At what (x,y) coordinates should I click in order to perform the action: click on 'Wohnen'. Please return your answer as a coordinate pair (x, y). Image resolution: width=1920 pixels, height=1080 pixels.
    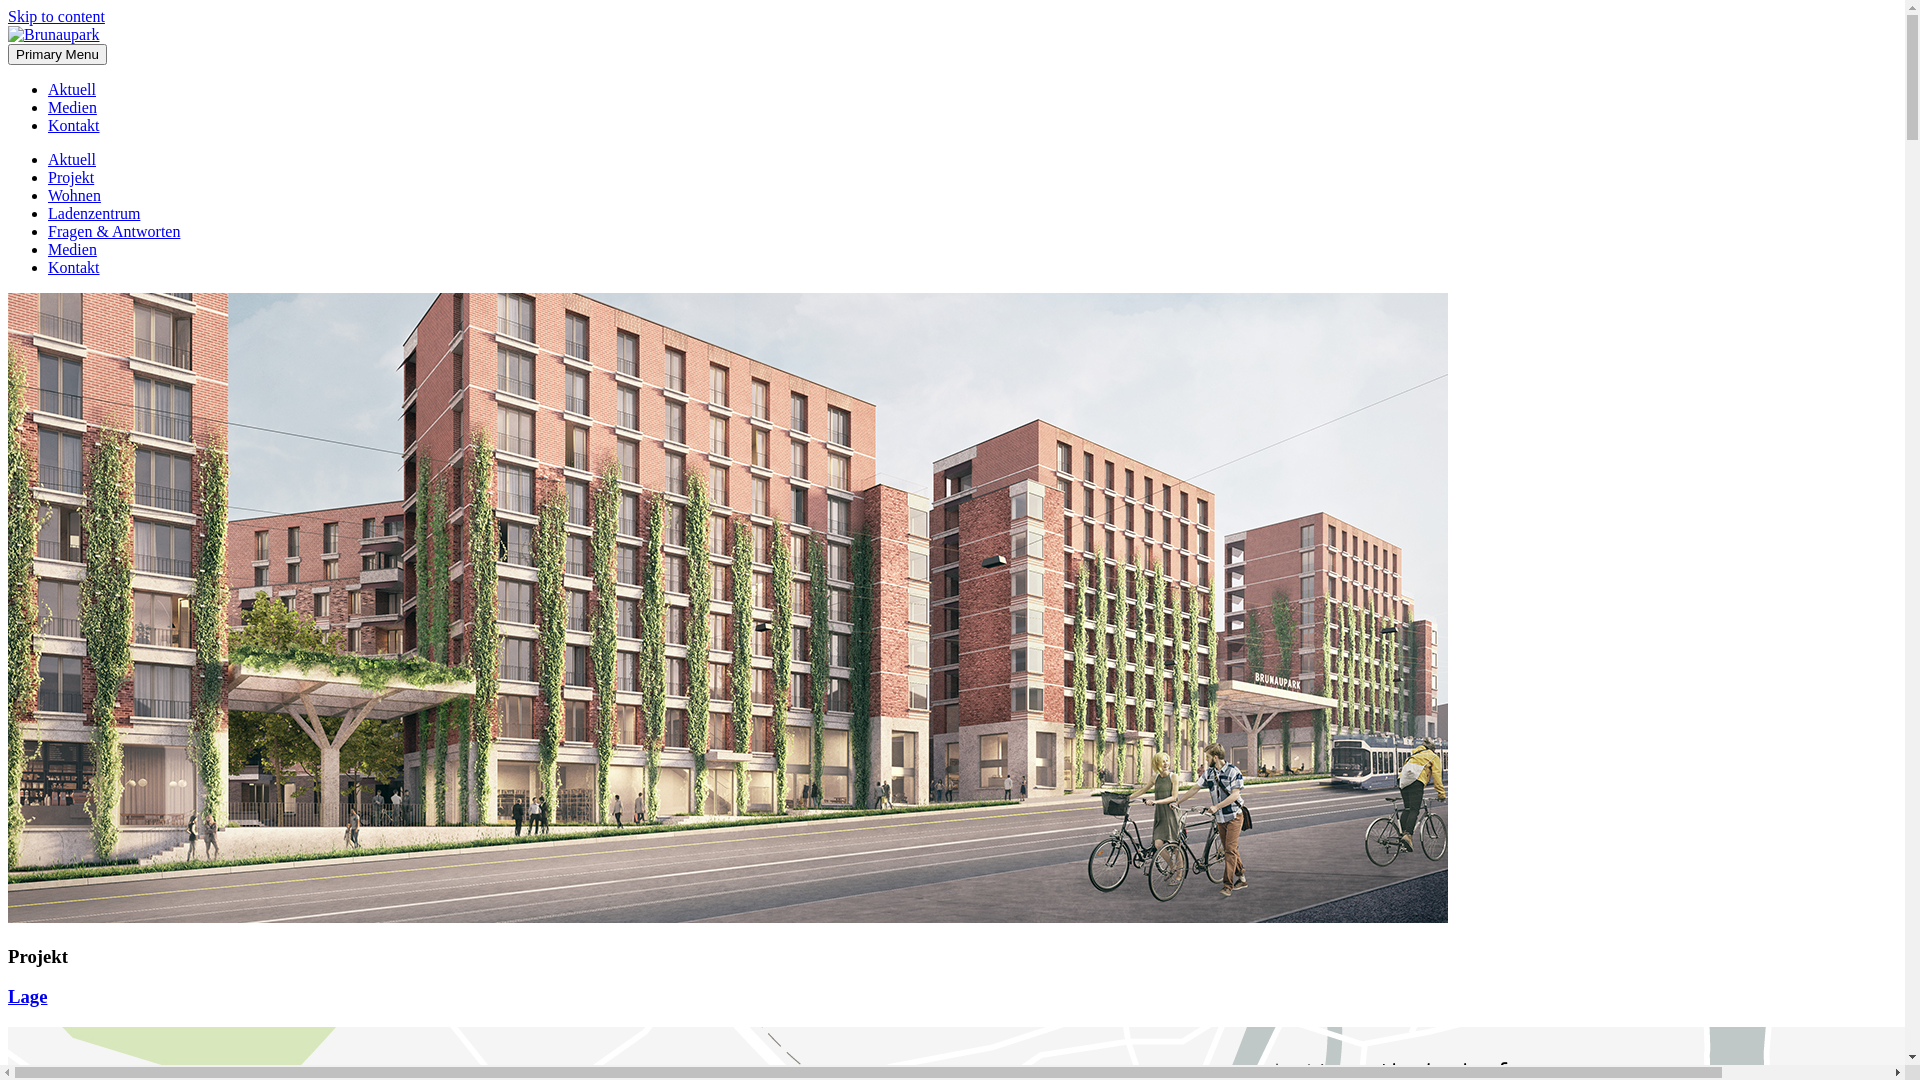
    Looking at the image, I should click on (48, 195).